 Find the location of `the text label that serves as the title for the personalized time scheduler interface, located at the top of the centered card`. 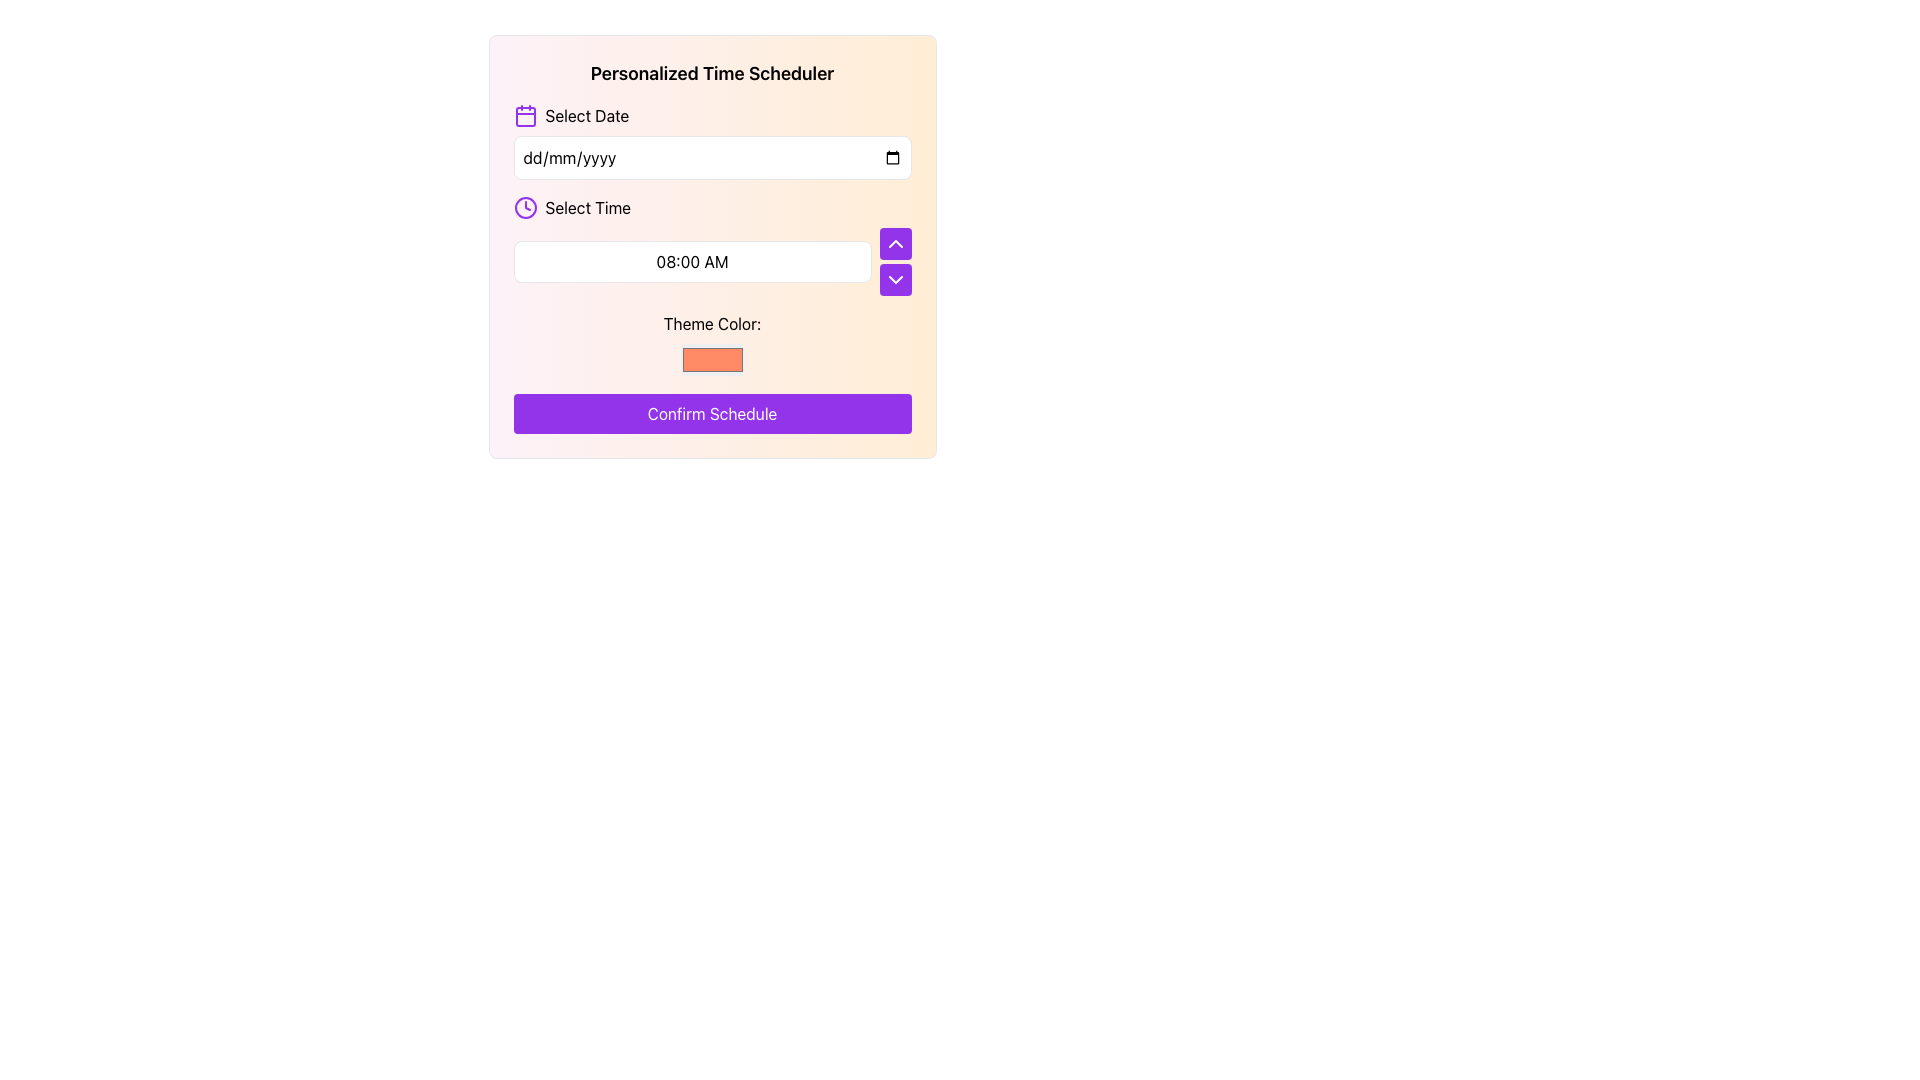

the text label that serves as the title for the personalized time scheduler interface, located at the top of the centered card is located at coordinates (712, 72).